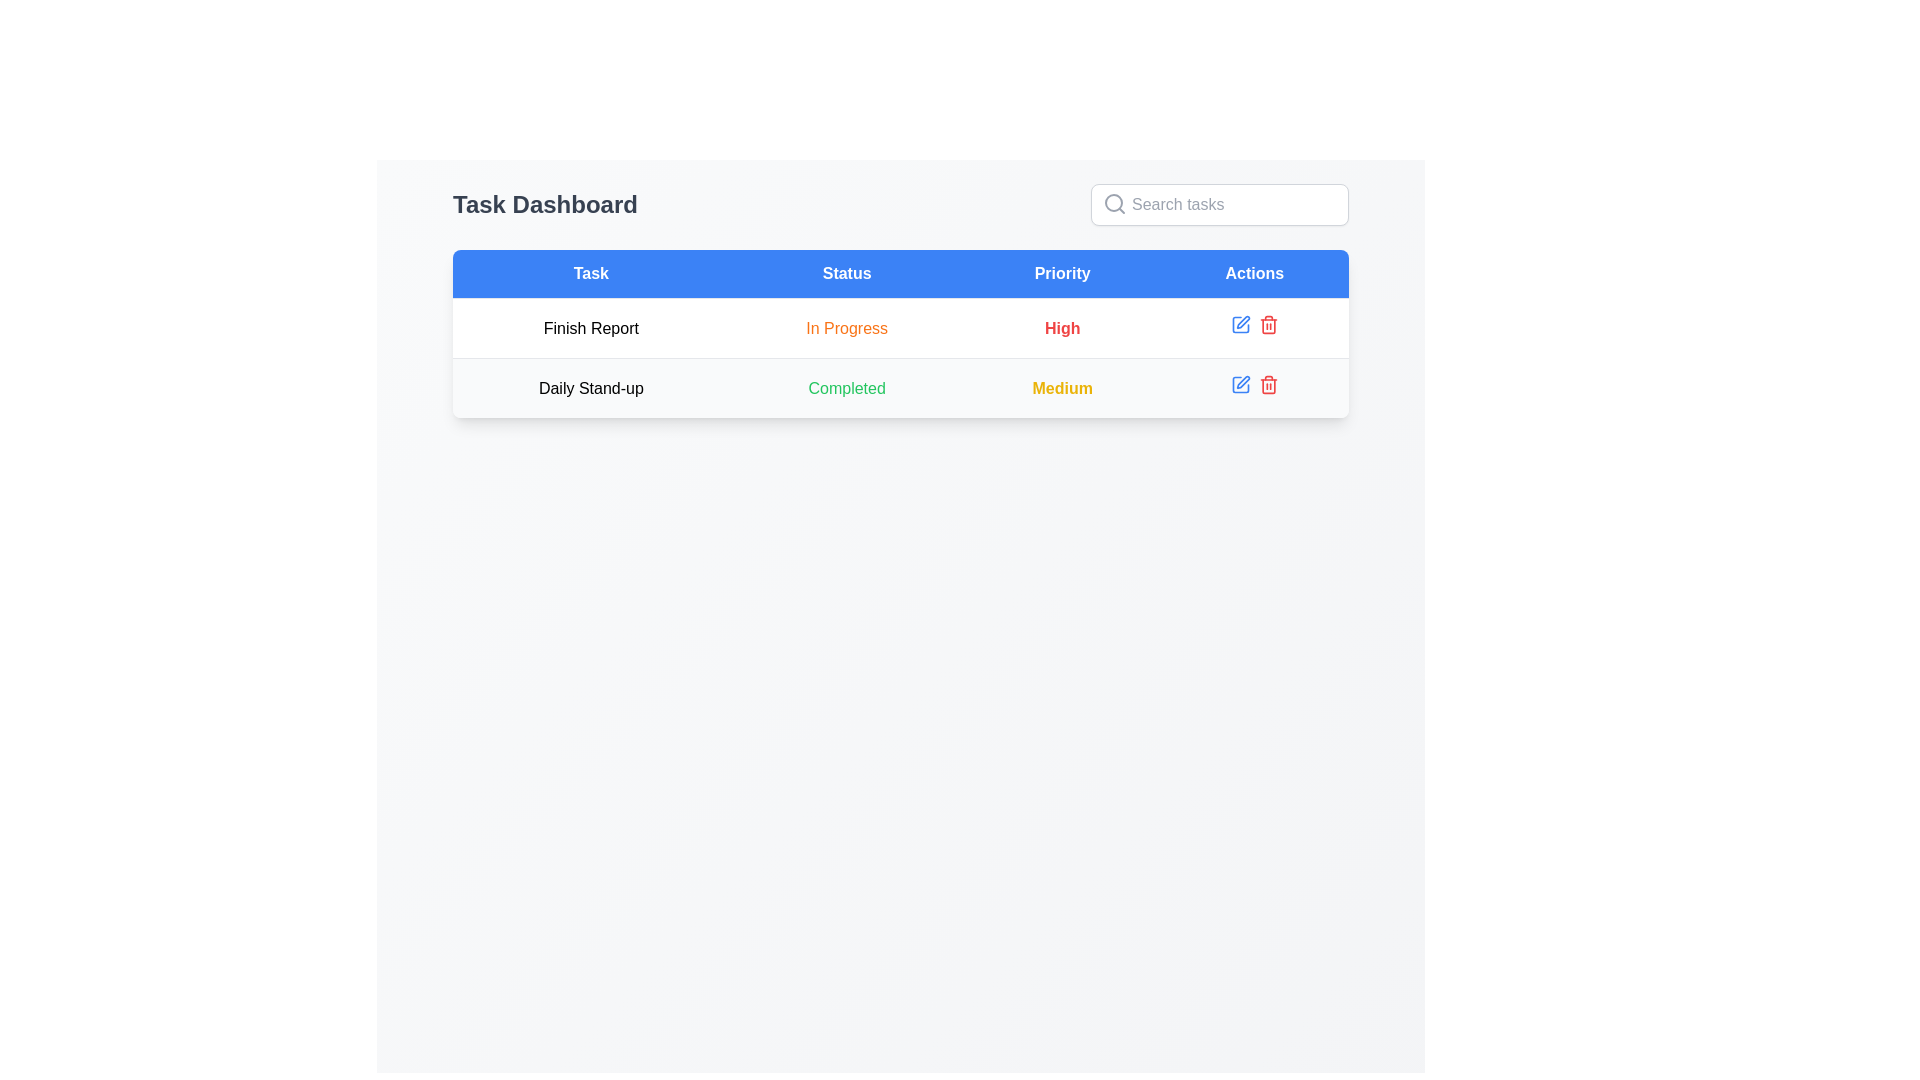  Describe the element at coordinates (900, 357) in the screenshot. I see `the first row of the task table` at that location.